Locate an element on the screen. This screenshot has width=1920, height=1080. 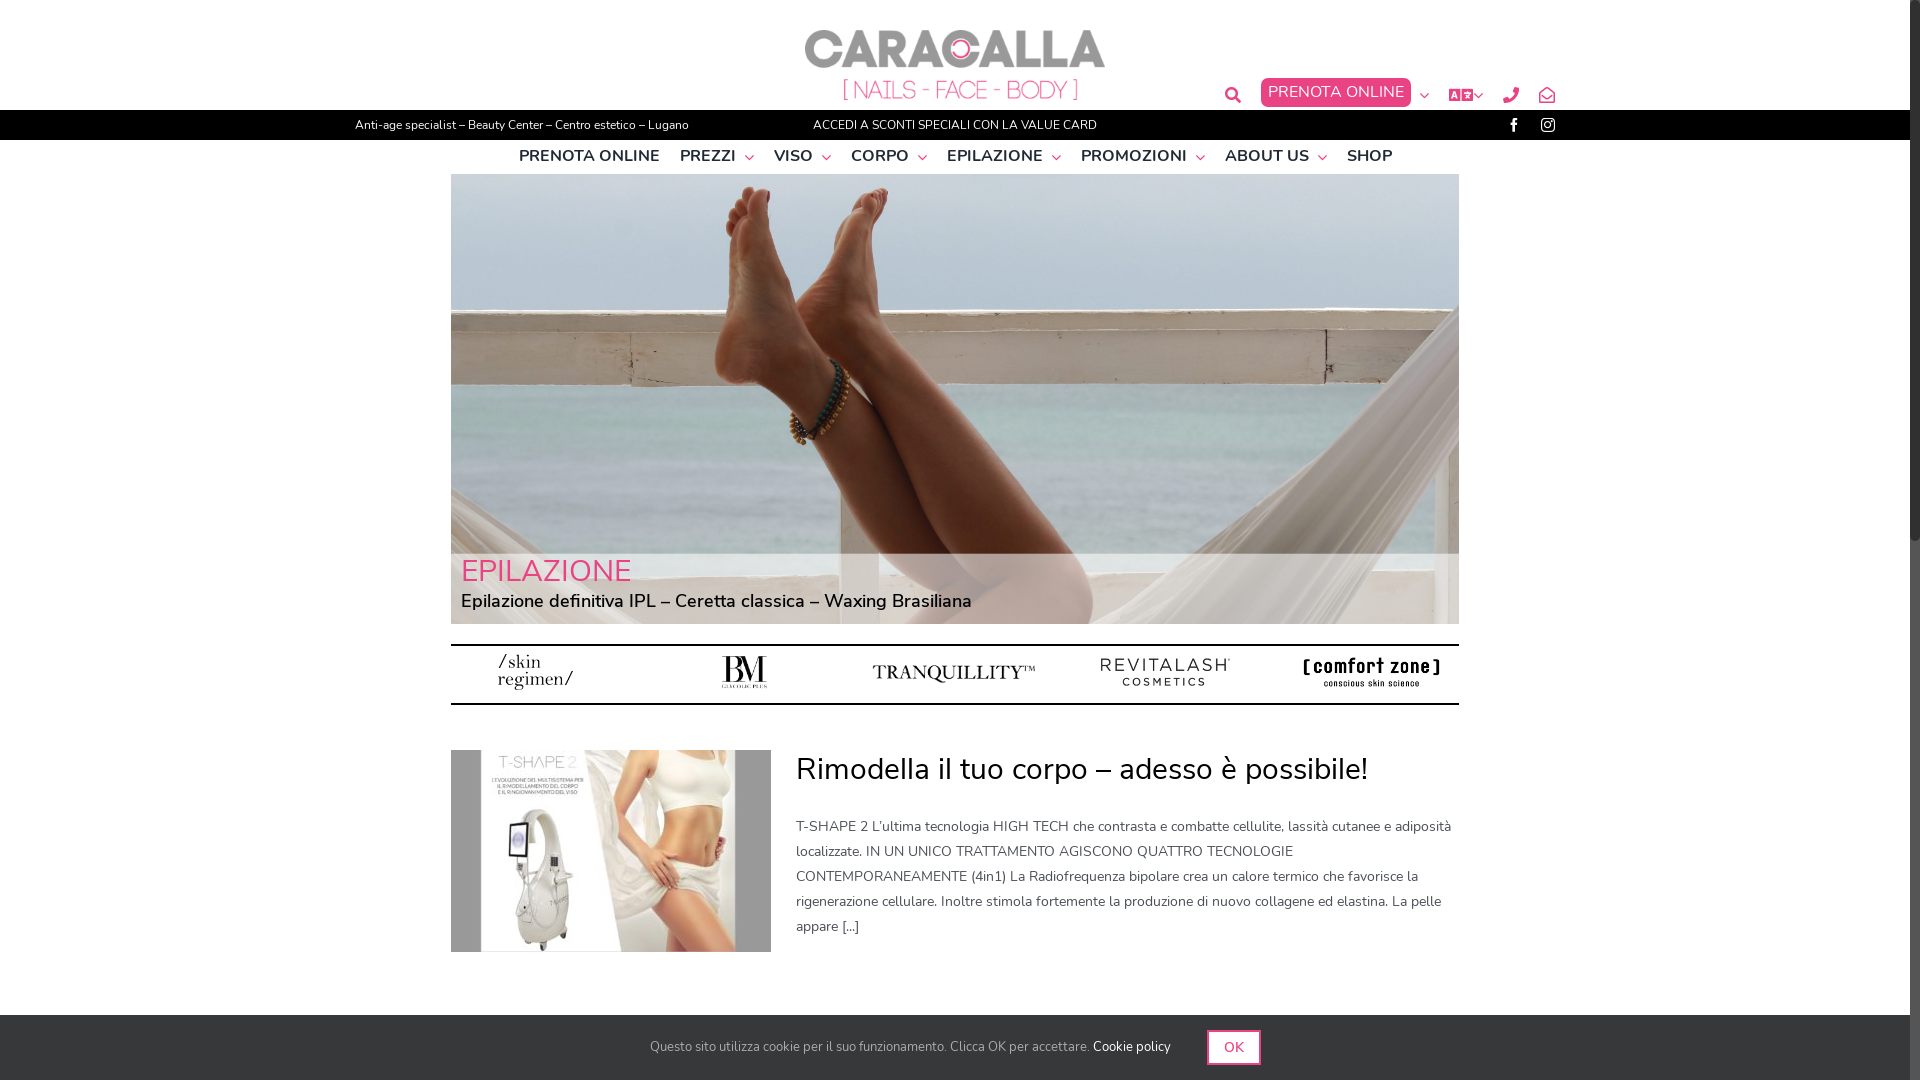
'PRENOTA ONLINE' is located at coordinates (1344, 95).